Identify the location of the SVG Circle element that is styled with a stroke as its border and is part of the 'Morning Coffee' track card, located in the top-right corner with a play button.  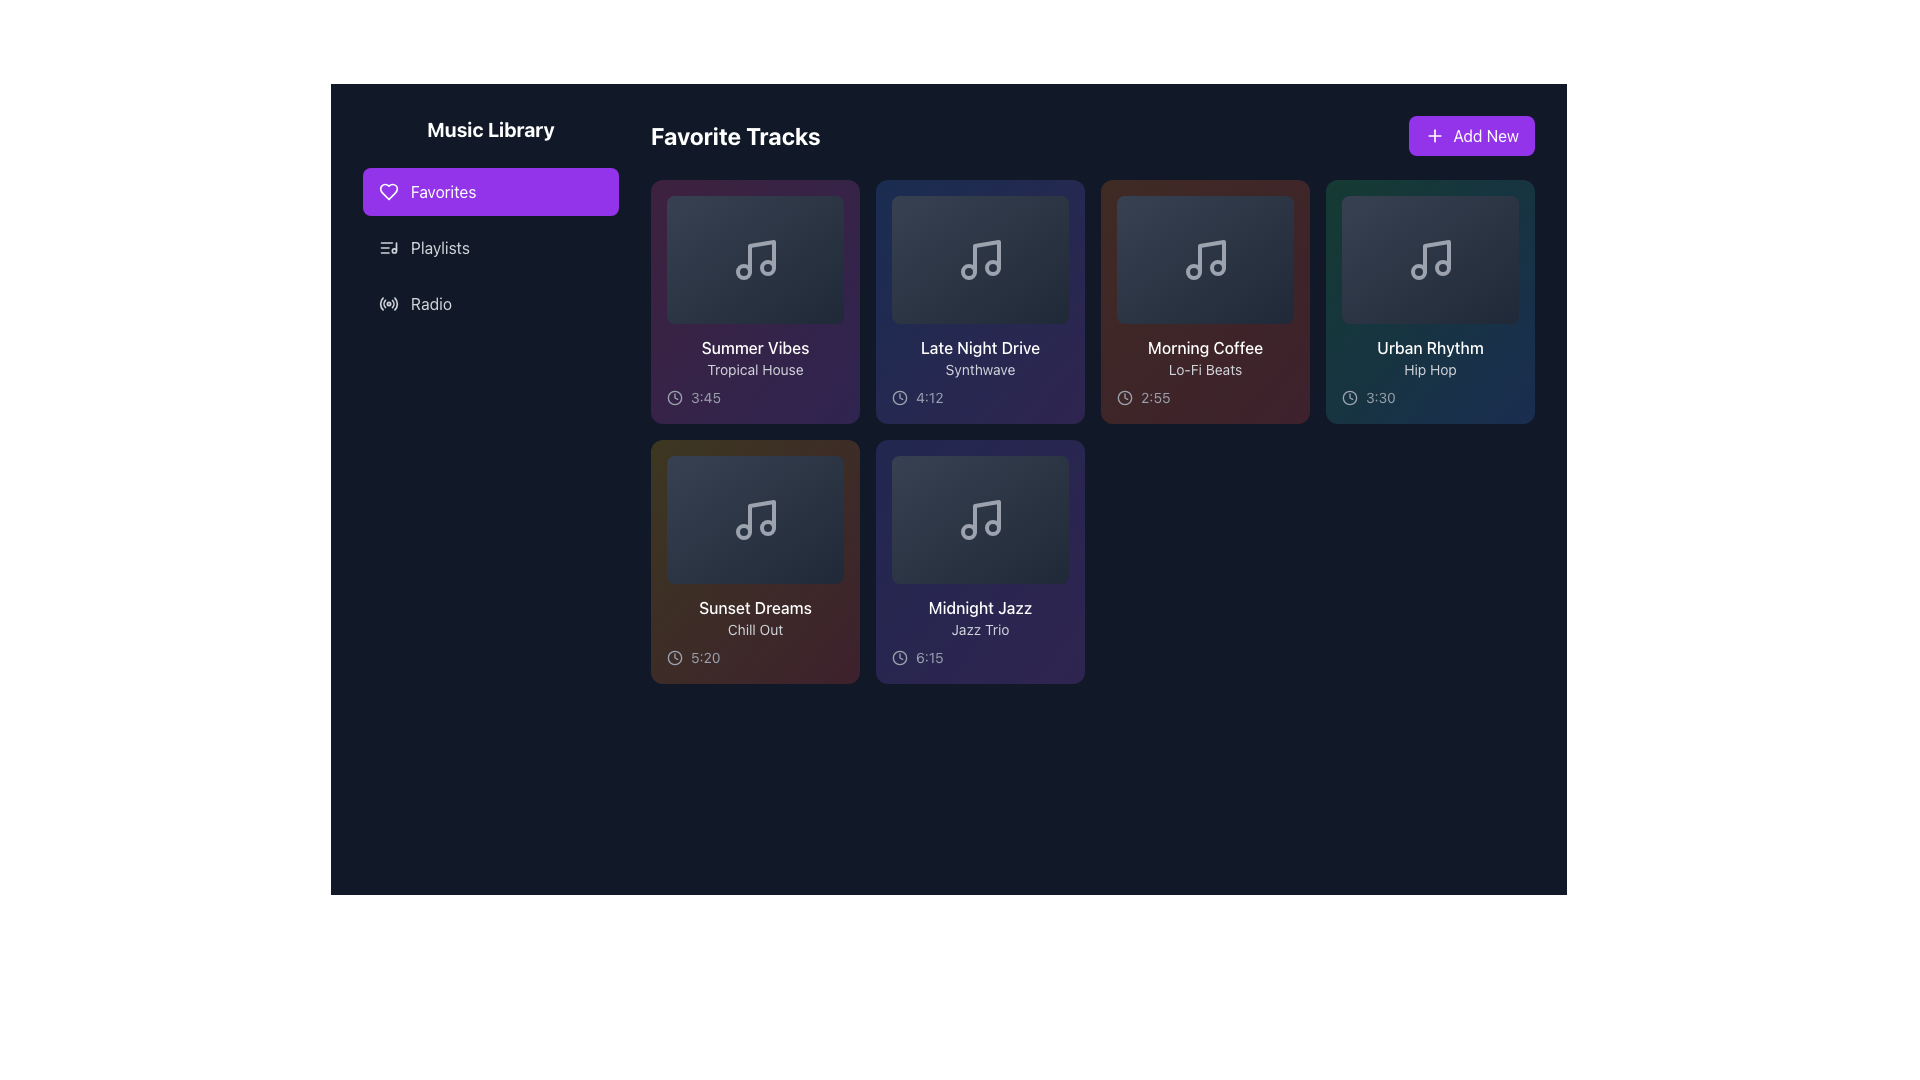
(1281, 208).